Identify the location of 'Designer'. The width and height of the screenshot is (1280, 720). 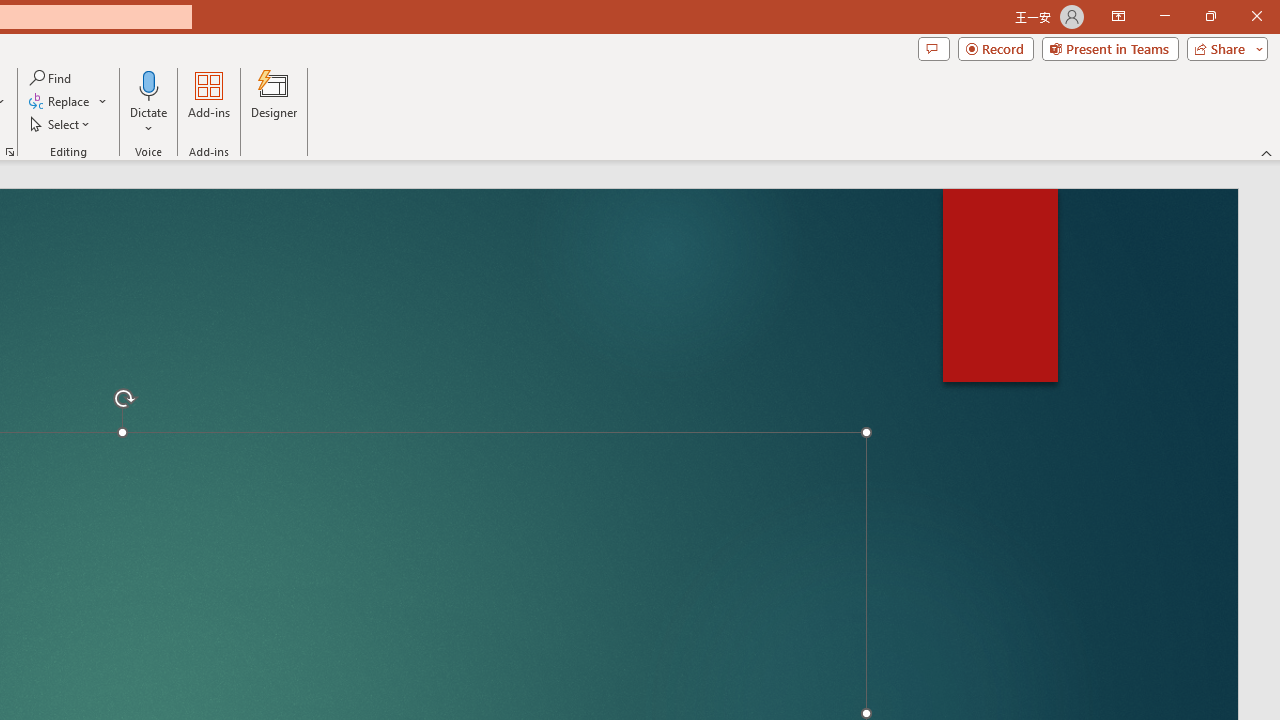
(273, 103).